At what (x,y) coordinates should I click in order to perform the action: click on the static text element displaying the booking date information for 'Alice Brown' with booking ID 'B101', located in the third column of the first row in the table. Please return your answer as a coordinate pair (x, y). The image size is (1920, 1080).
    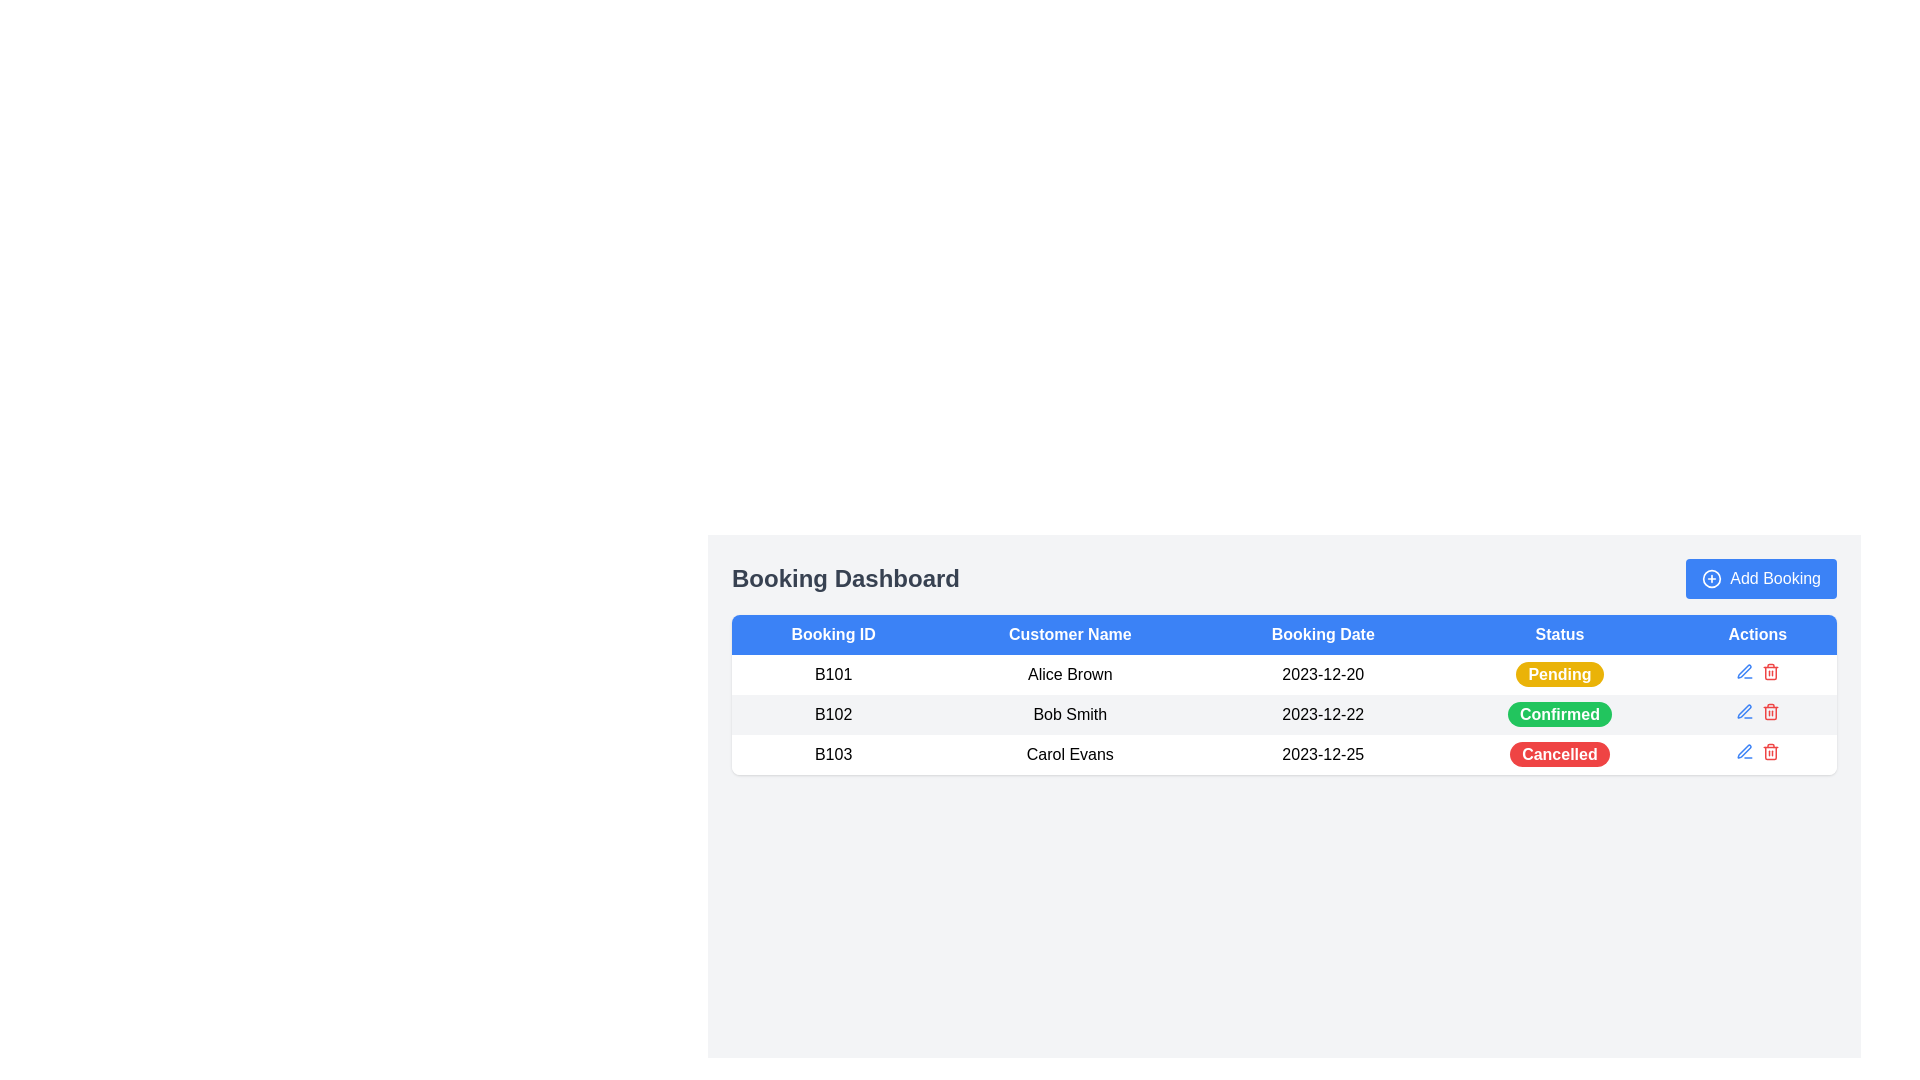
    Looking at the image, I should click on (1323, 675).